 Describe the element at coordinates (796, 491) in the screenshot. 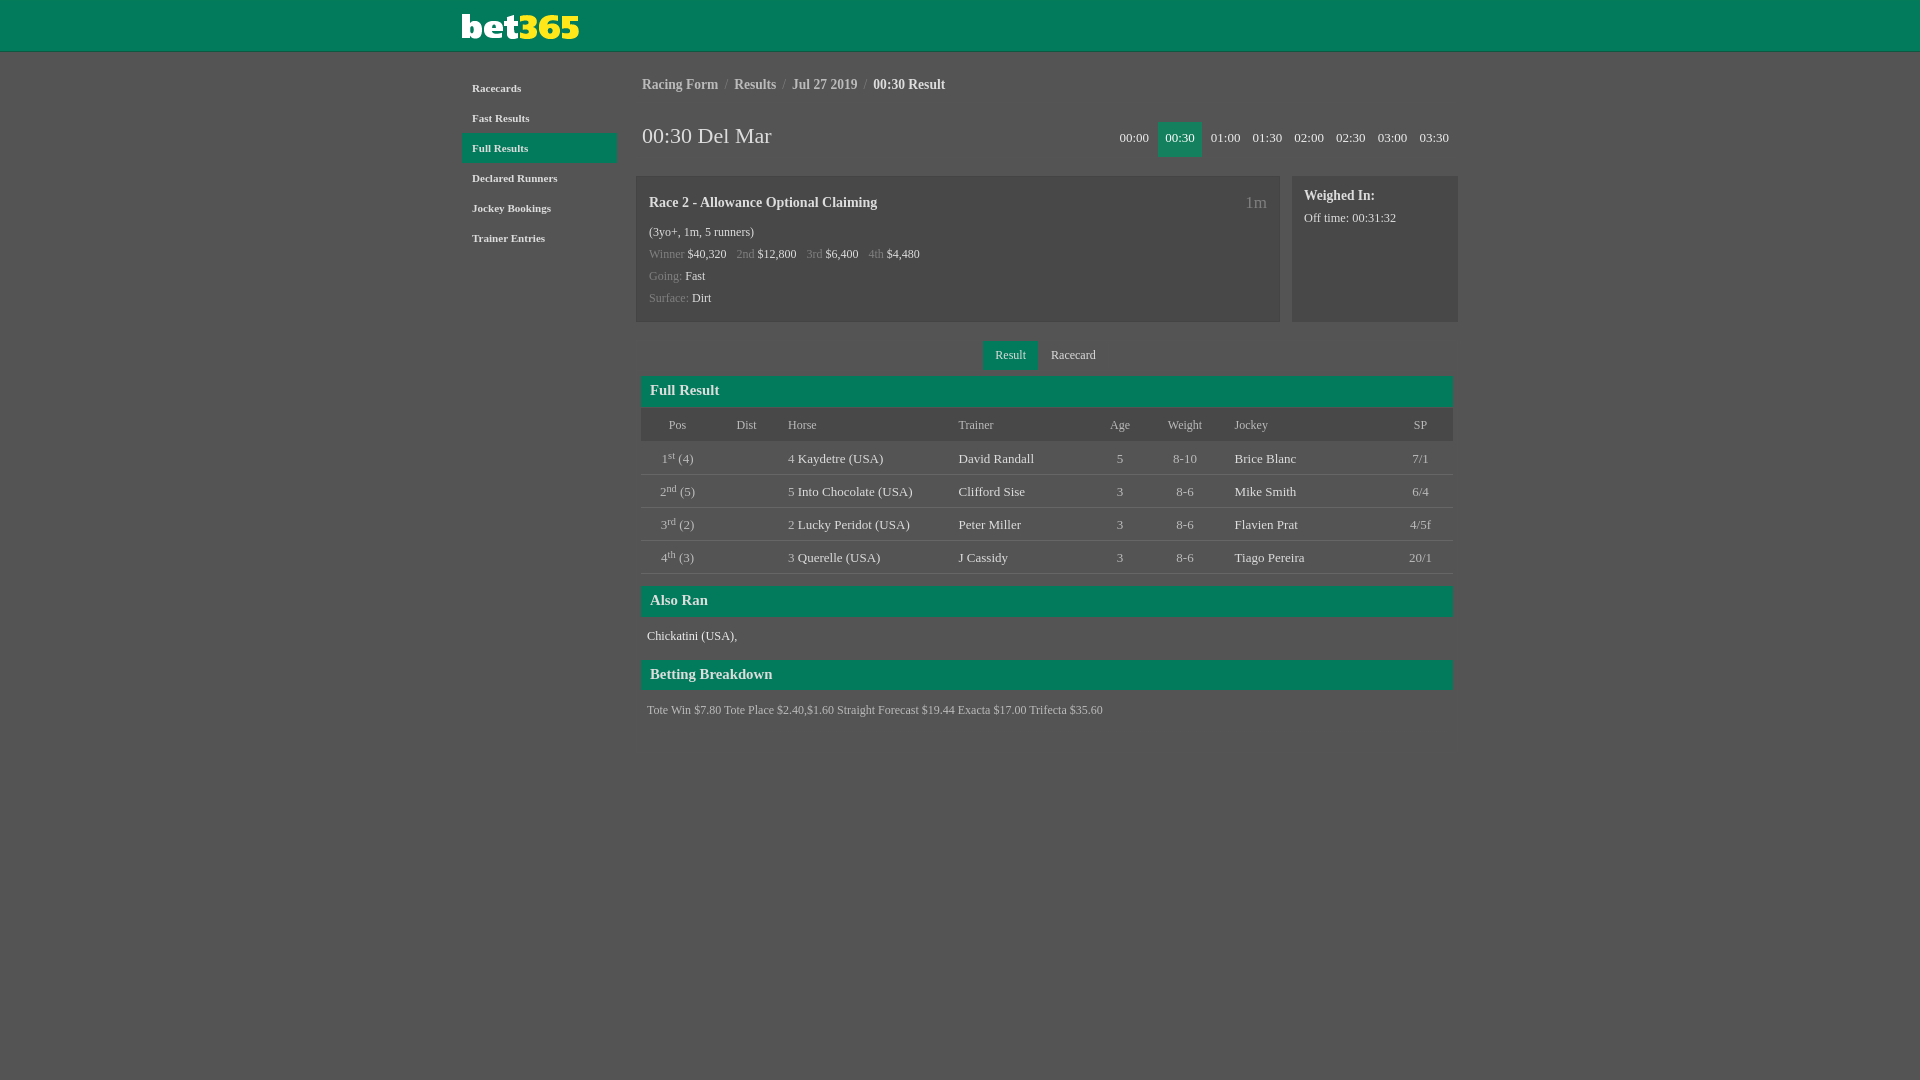

I see `'Into Chocolate (USA)'` at that location.